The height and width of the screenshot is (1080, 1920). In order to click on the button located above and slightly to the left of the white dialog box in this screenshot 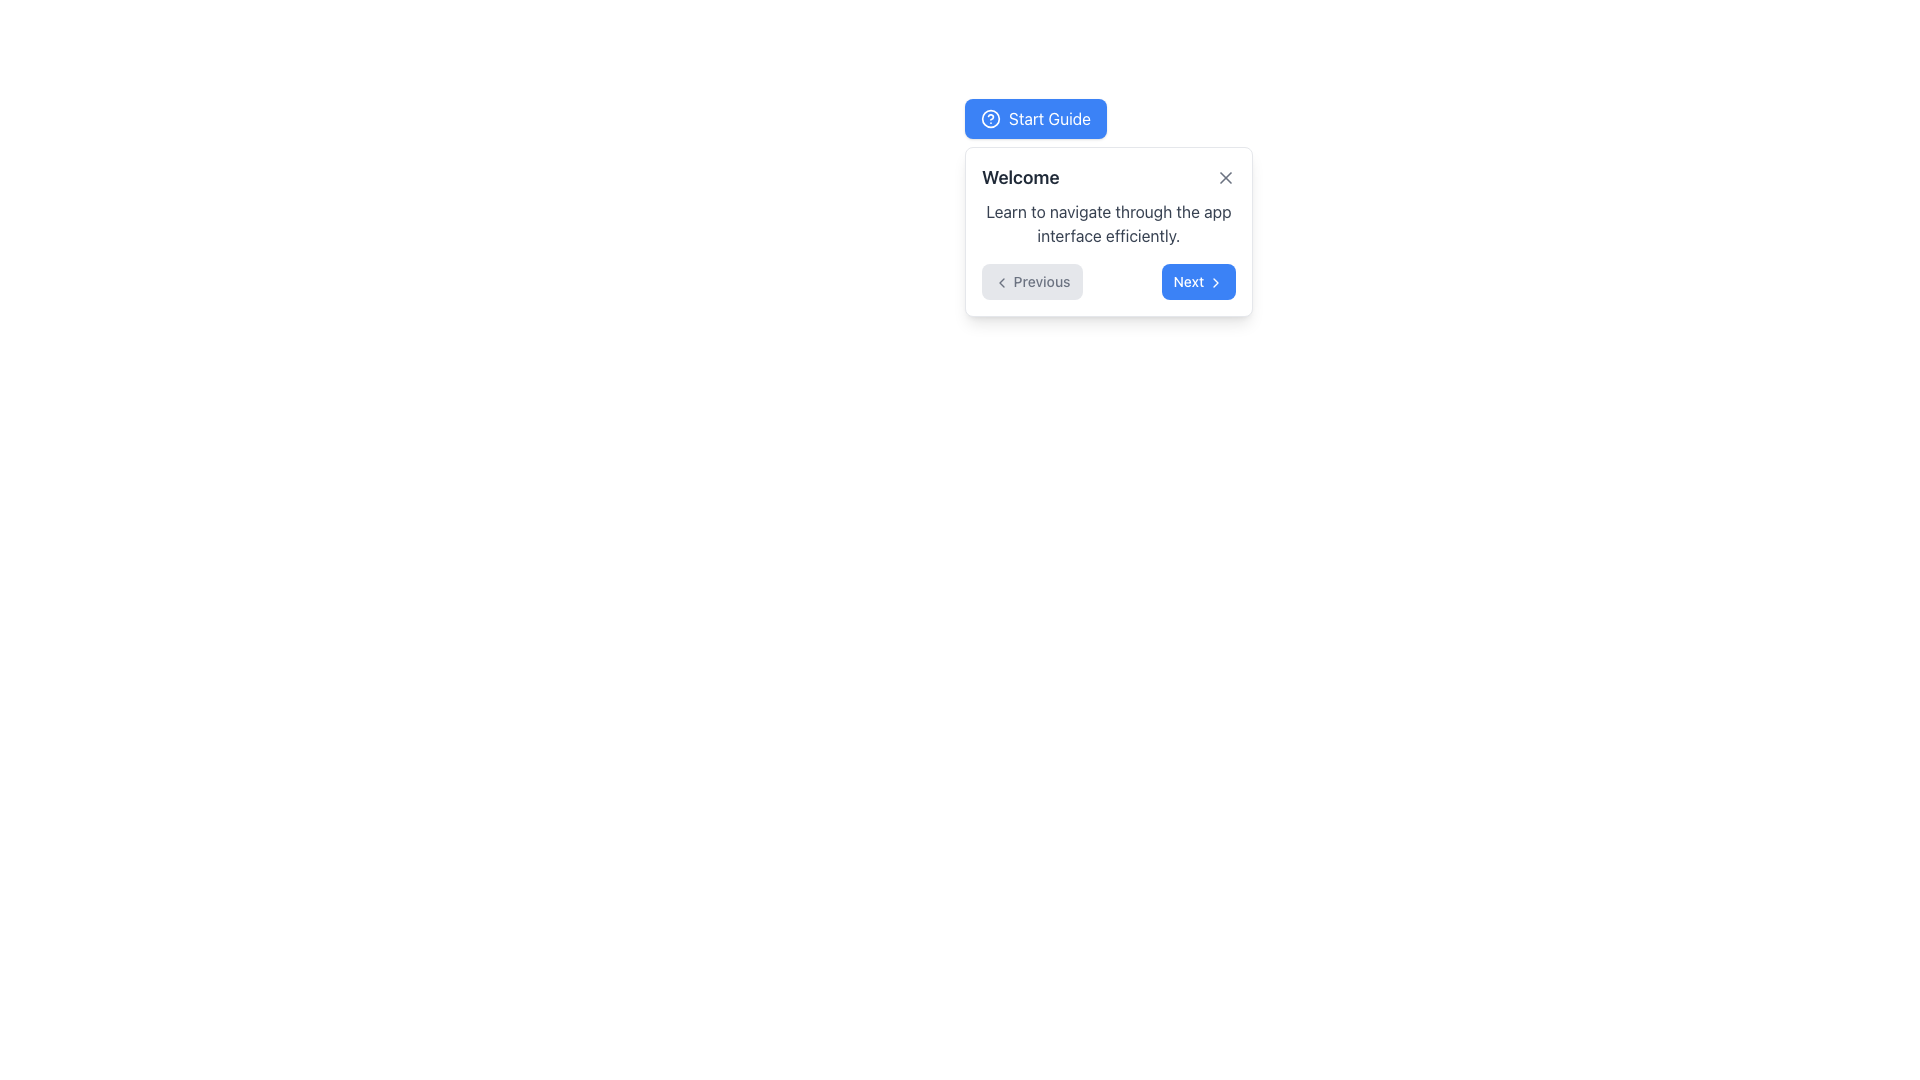, I will do `click(1035, 119)`.